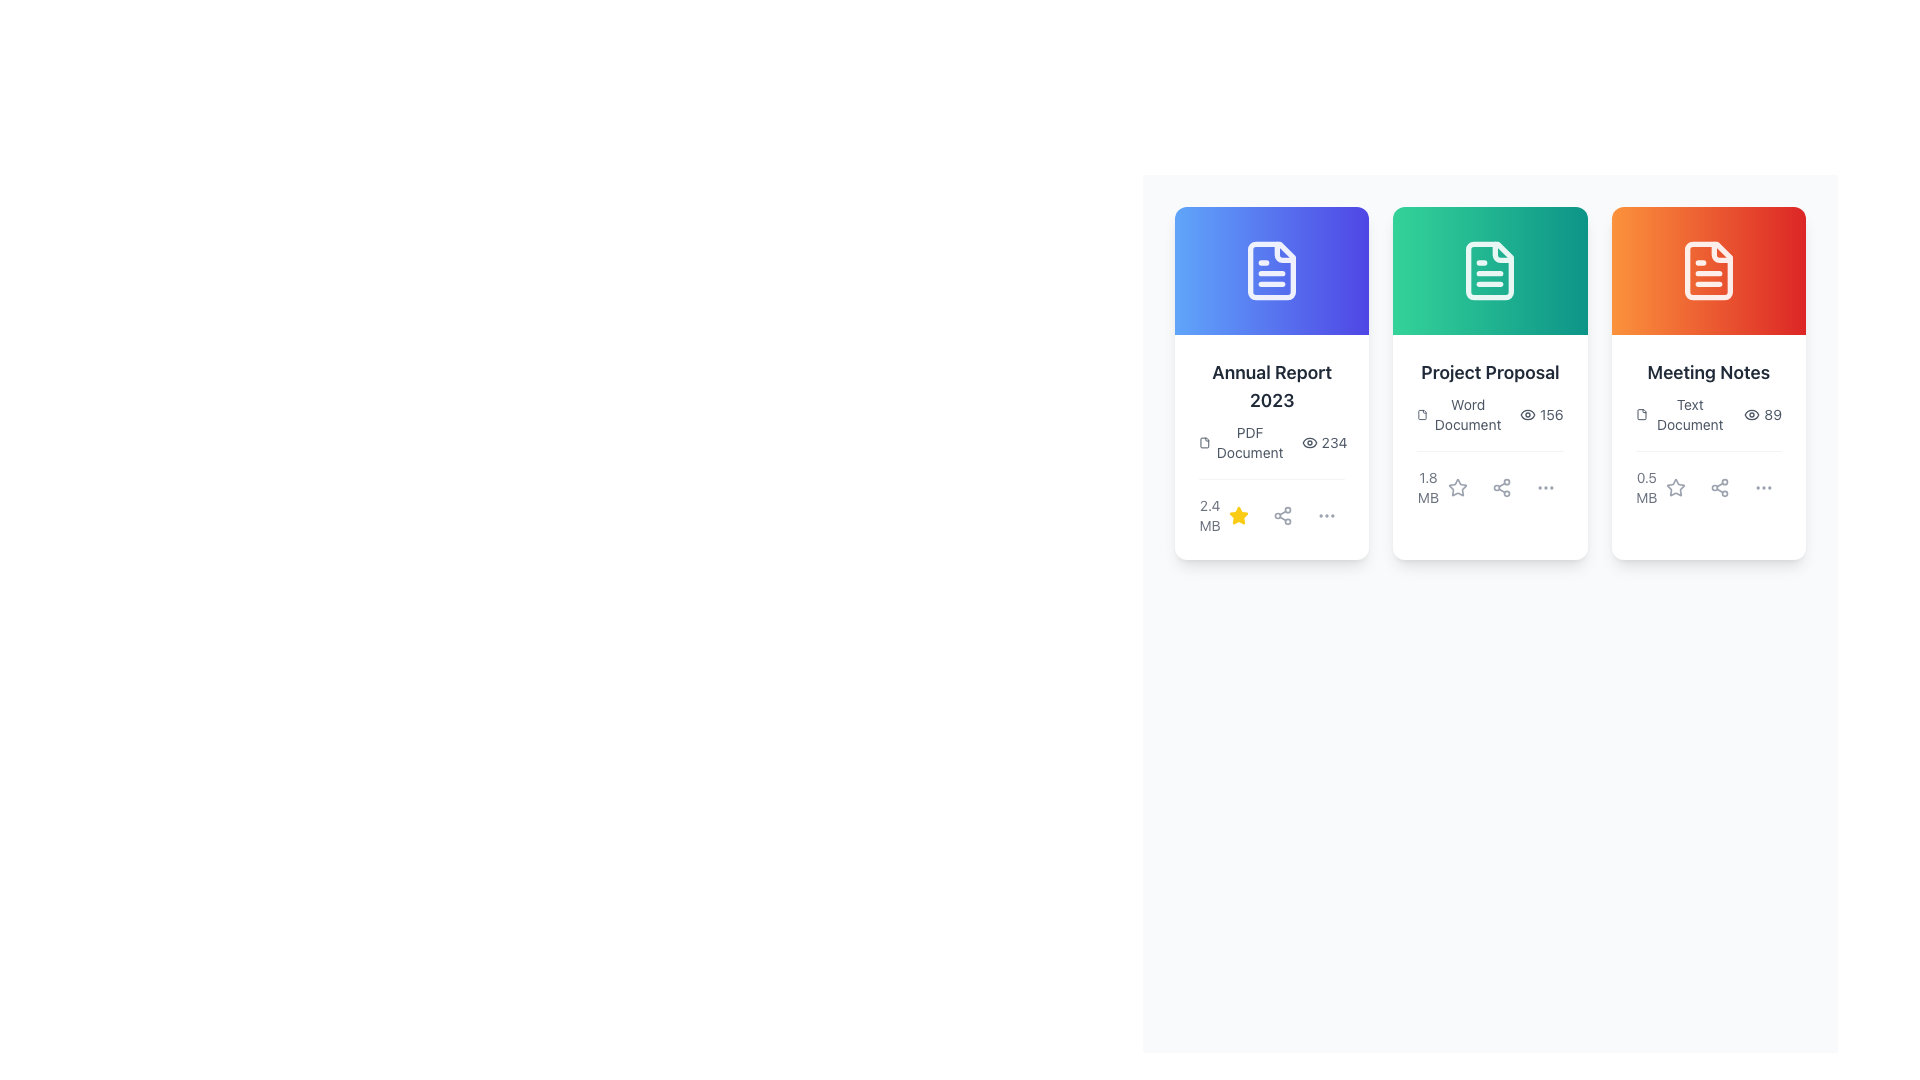  Describe the element at coordinates (1707, 414) in the screenshot. I see `the informational display that shows the document type 'Text Document' and visibility count '89 views' located in the 'Meeting Notes' card, positioned below the title and above the file size text` at that location.